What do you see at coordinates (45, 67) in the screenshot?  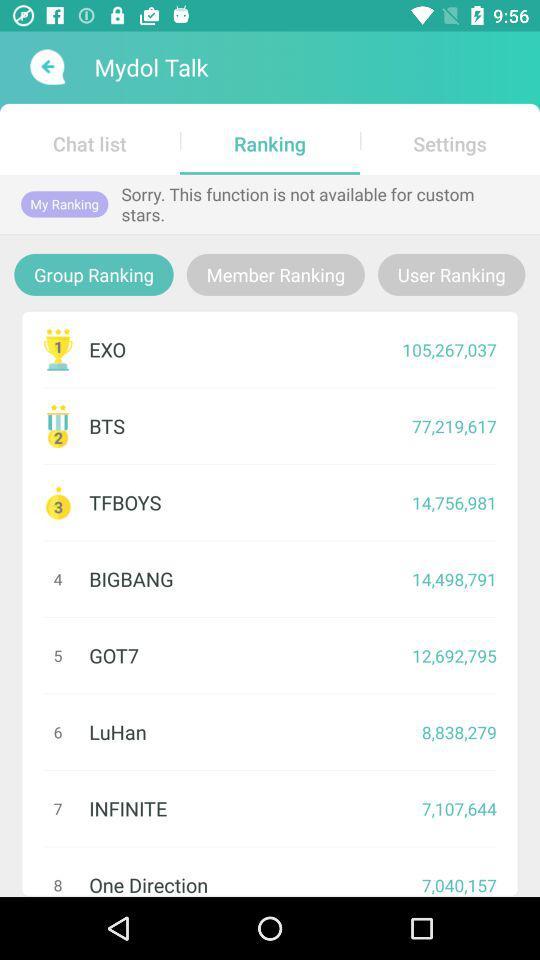 I see `item above the chat list item` at bounding box center [45, 67].